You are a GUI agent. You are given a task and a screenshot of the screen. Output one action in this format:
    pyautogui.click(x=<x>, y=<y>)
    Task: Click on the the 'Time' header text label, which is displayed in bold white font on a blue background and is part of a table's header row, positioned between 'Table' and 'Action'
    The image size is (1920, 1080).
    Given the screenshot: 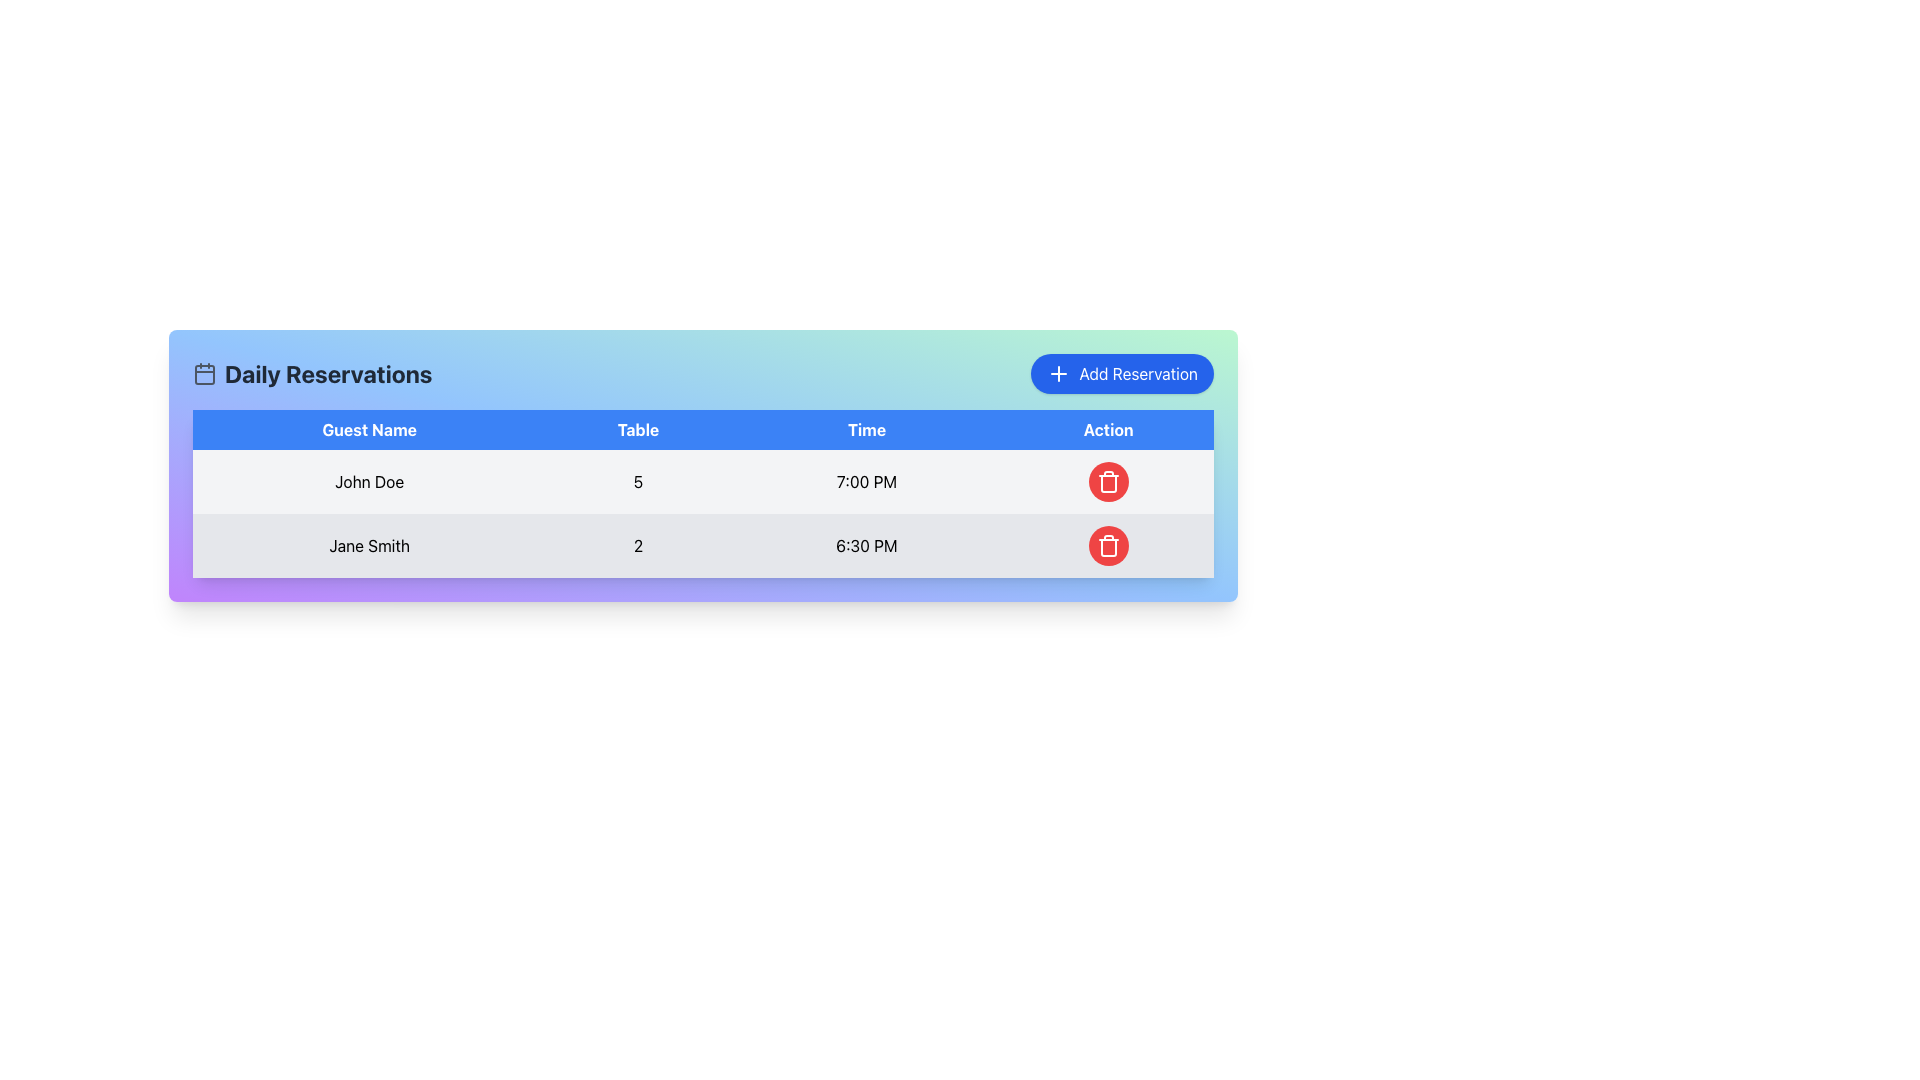 What is the action you would take?
    pyautogui.click(x=866, y=428)
    